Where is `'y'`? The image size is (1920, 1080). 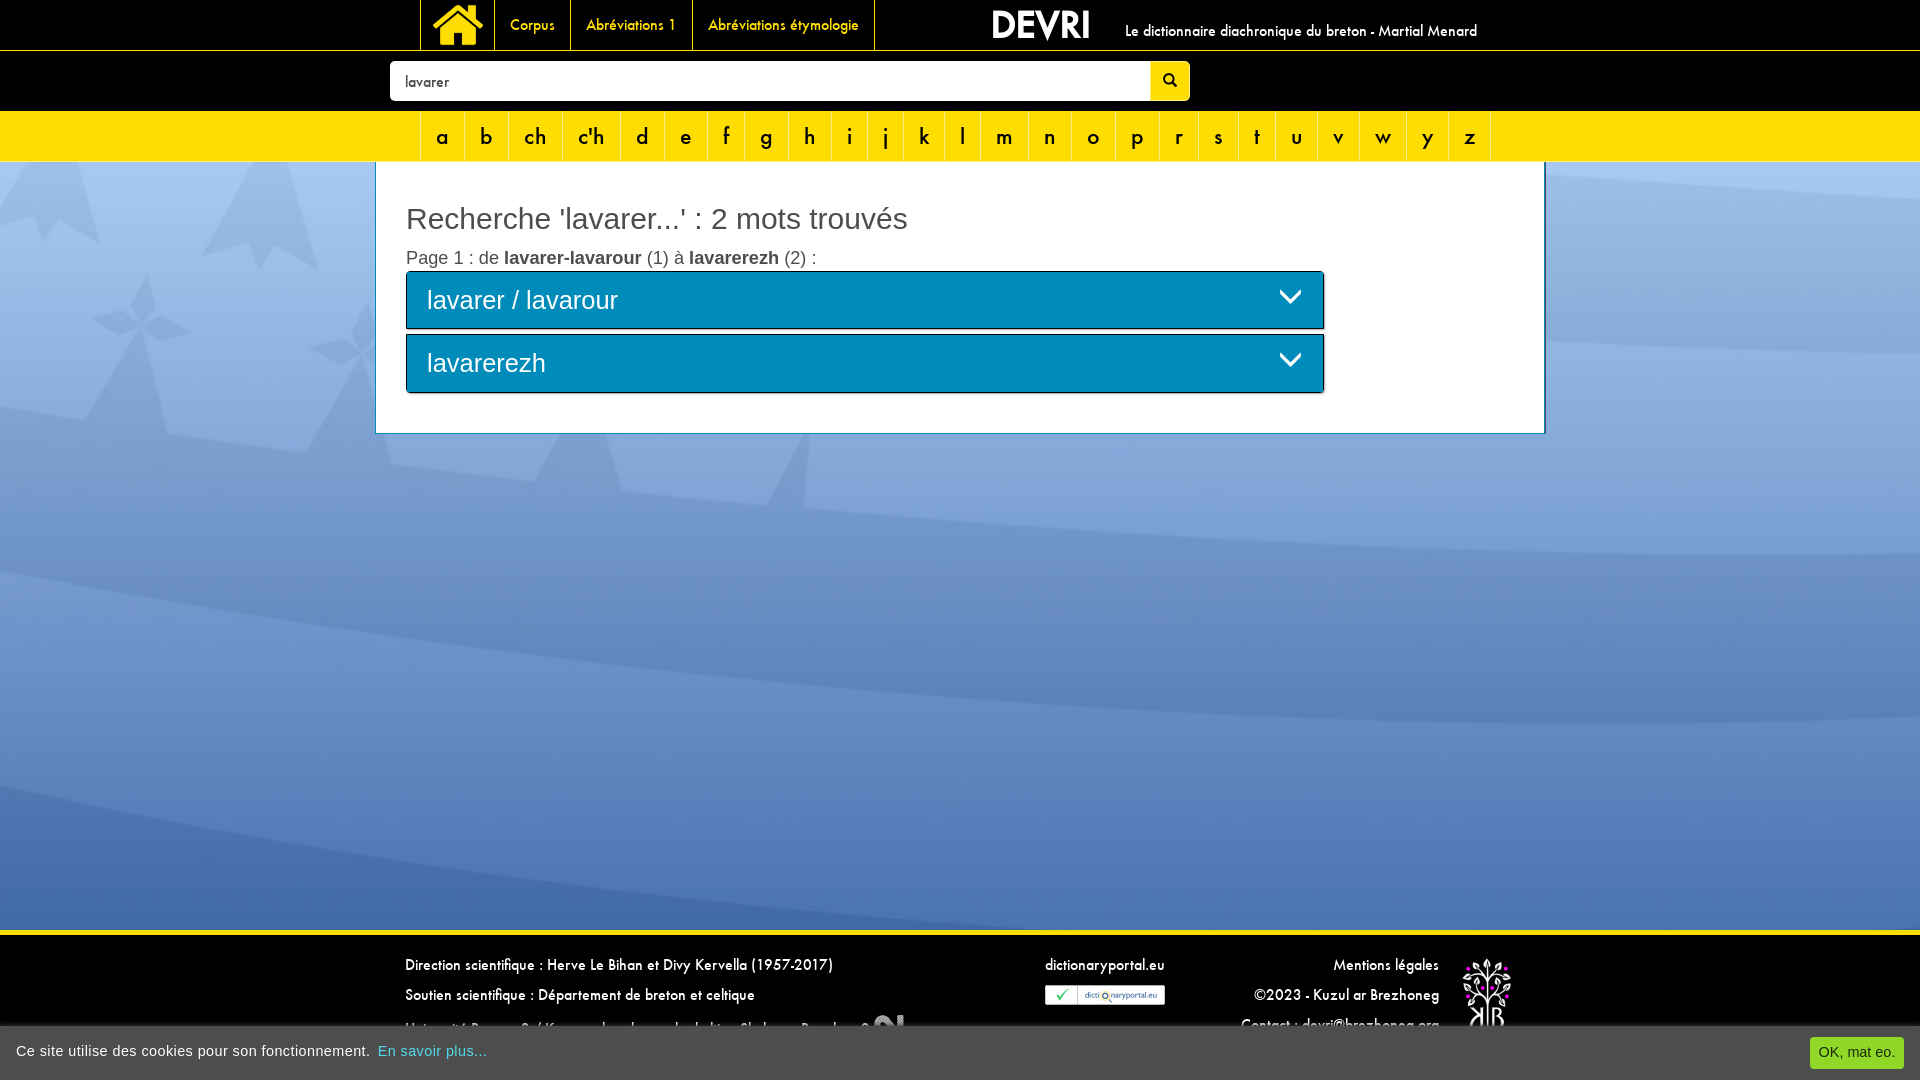 'y' is located at coordinates (1426, 135).